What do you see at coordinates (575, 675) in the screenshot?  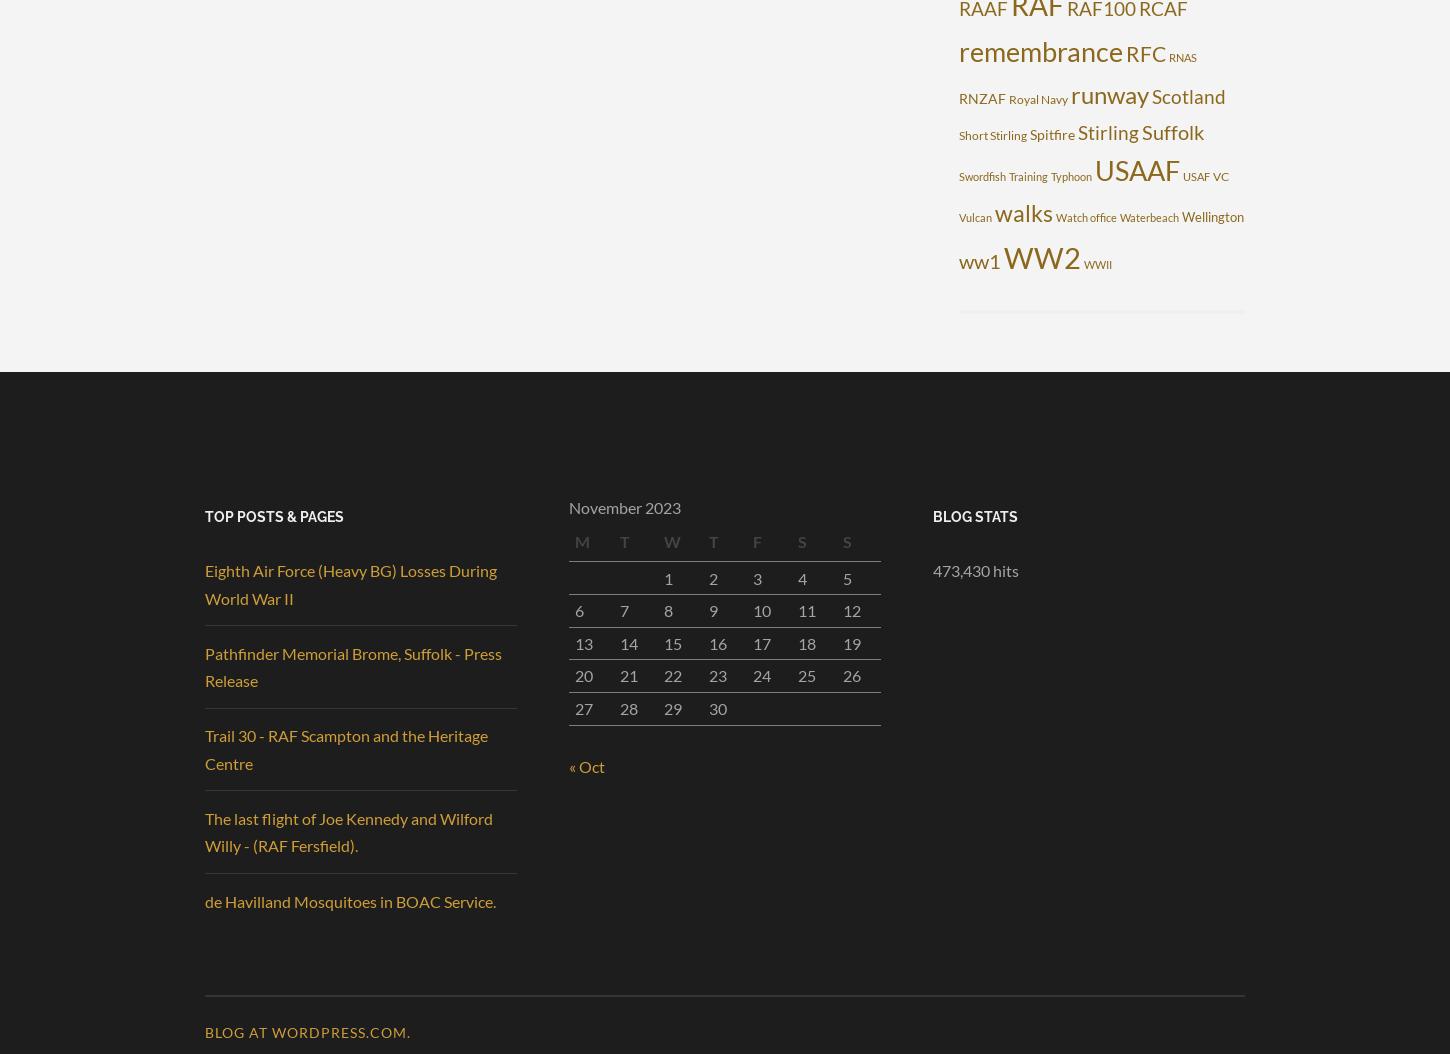 I see `'20'` at bounding box center [575, 675].